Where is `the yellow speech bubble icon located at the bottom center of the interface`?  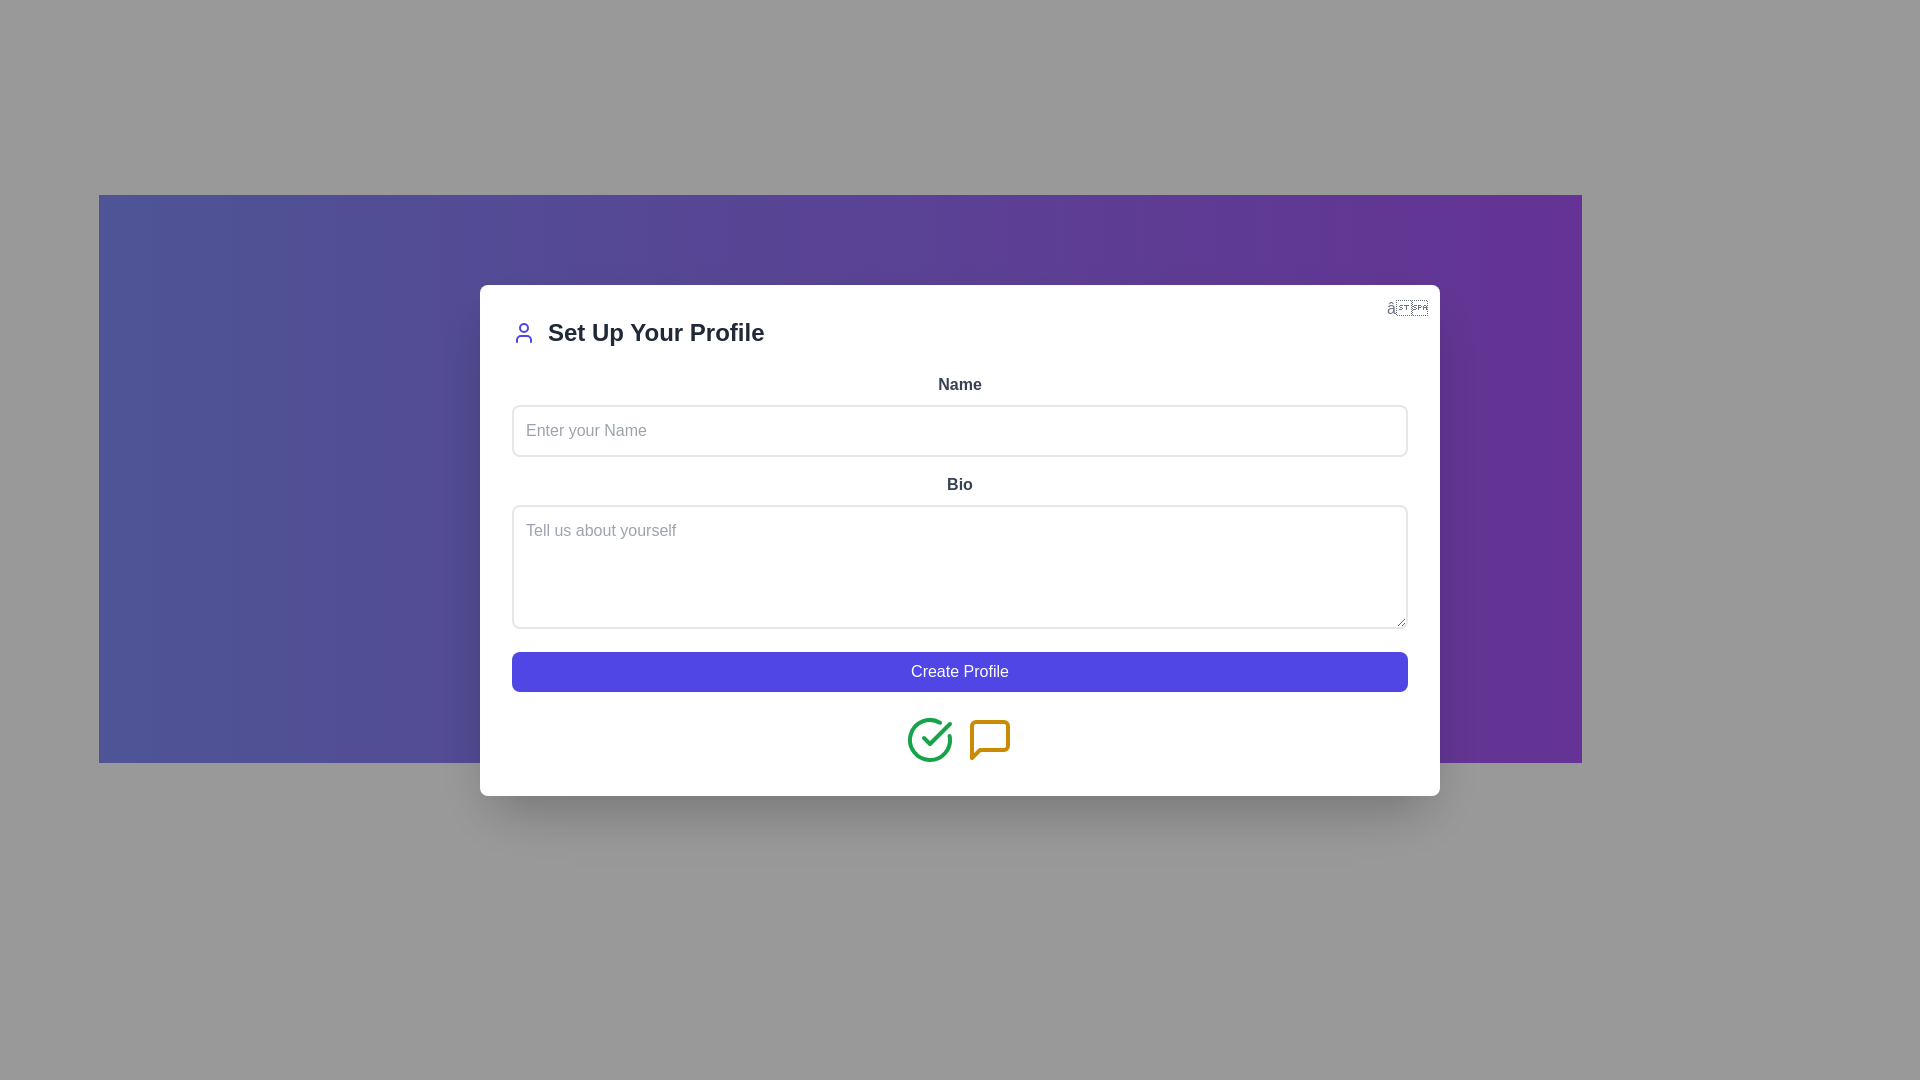
the yellow speech bubble icon located at the bottom center of the interface is located at coordinates (989, 739).